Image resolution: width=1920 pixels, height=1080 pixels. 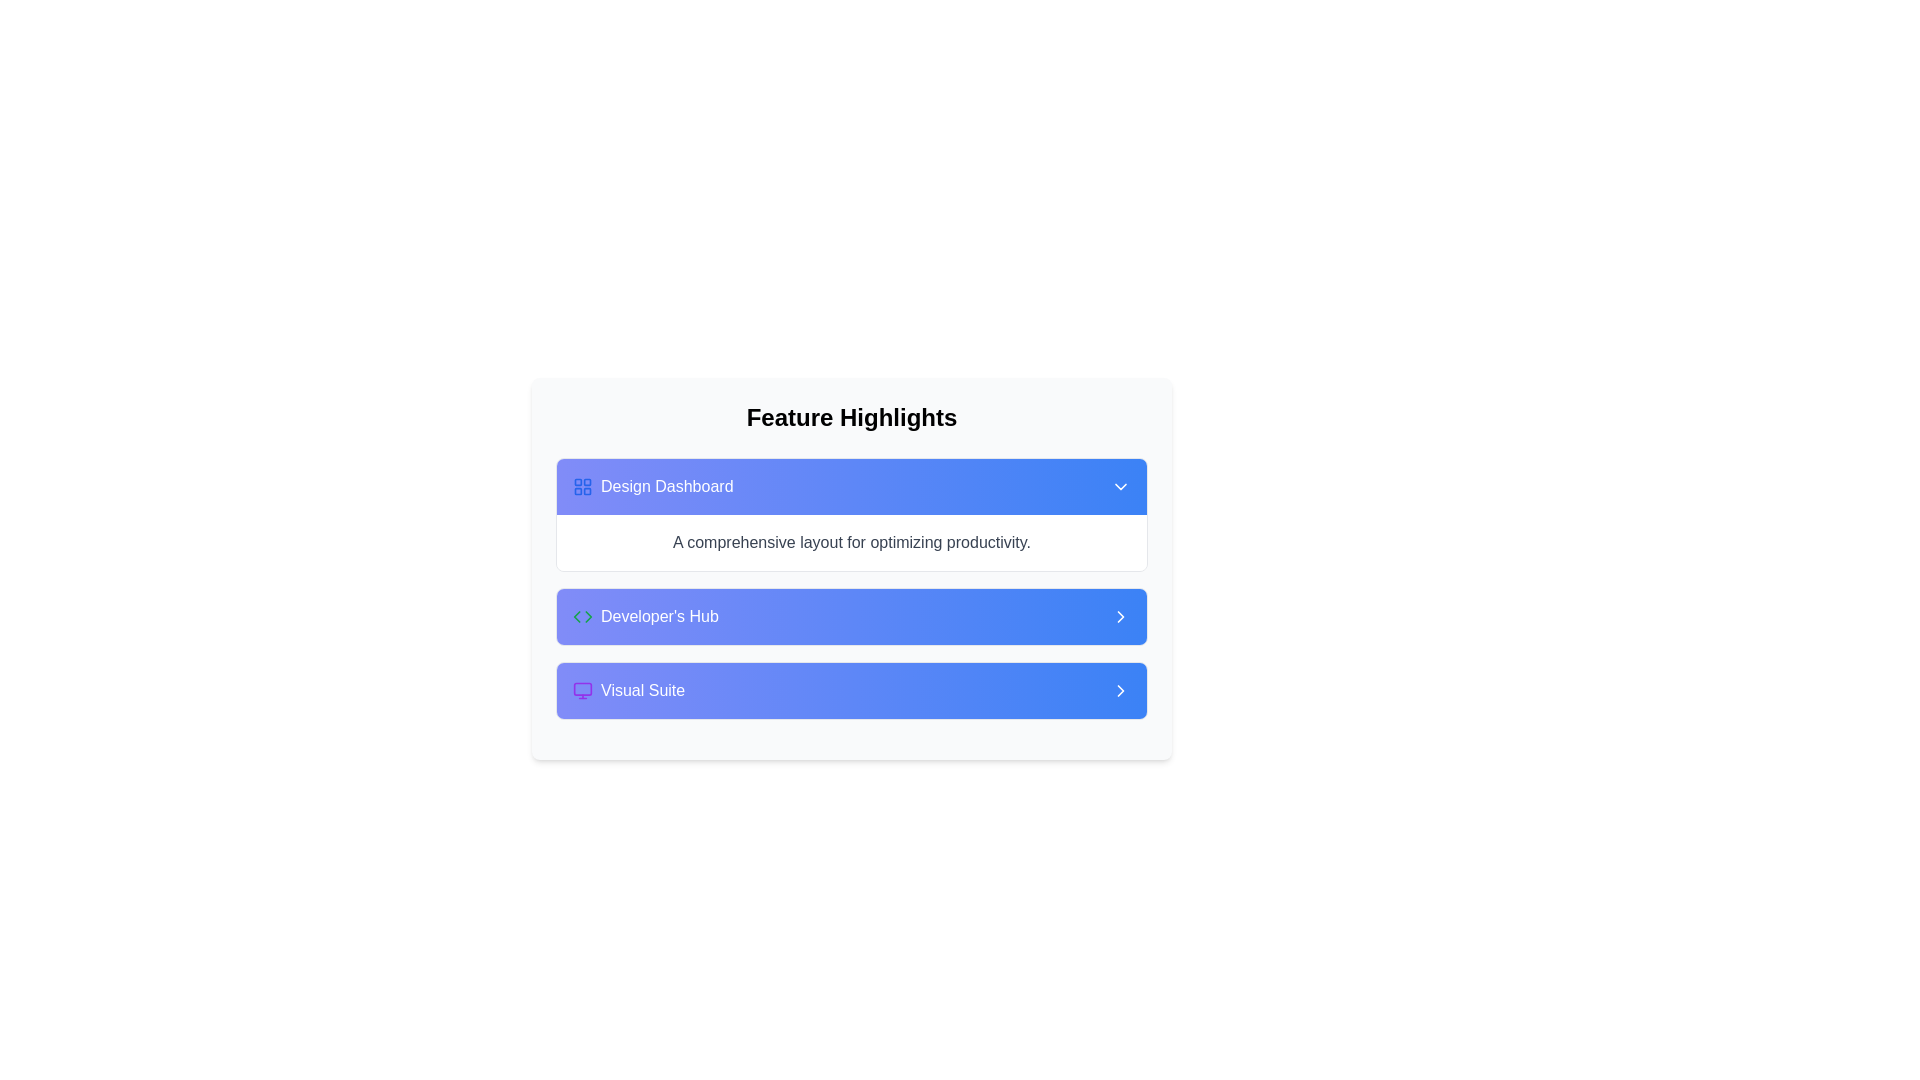 I want to click on the rightward-facing chevron icon located at the right edge of the 'Visual Suite' bar, so click(x=1121, y=689).